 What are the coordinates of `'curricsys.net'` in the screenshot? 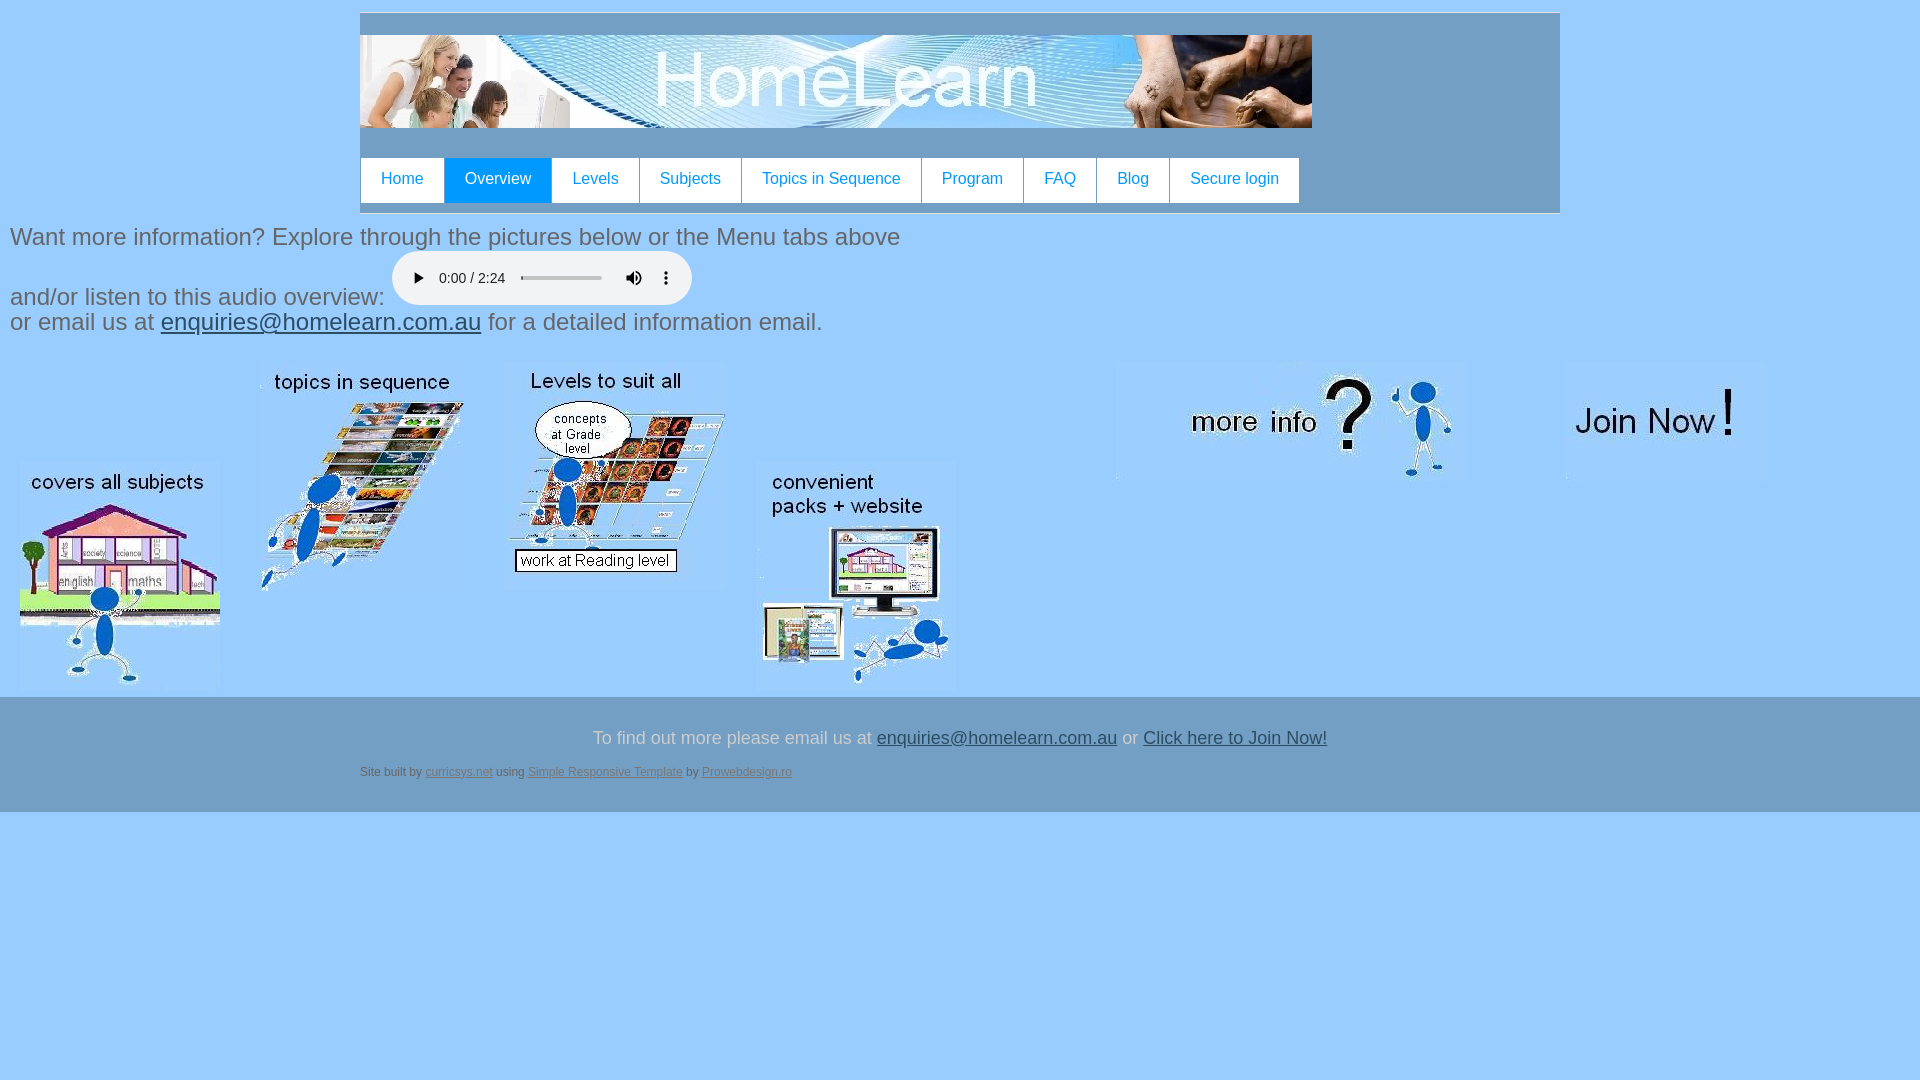 It's located at (457, 770).